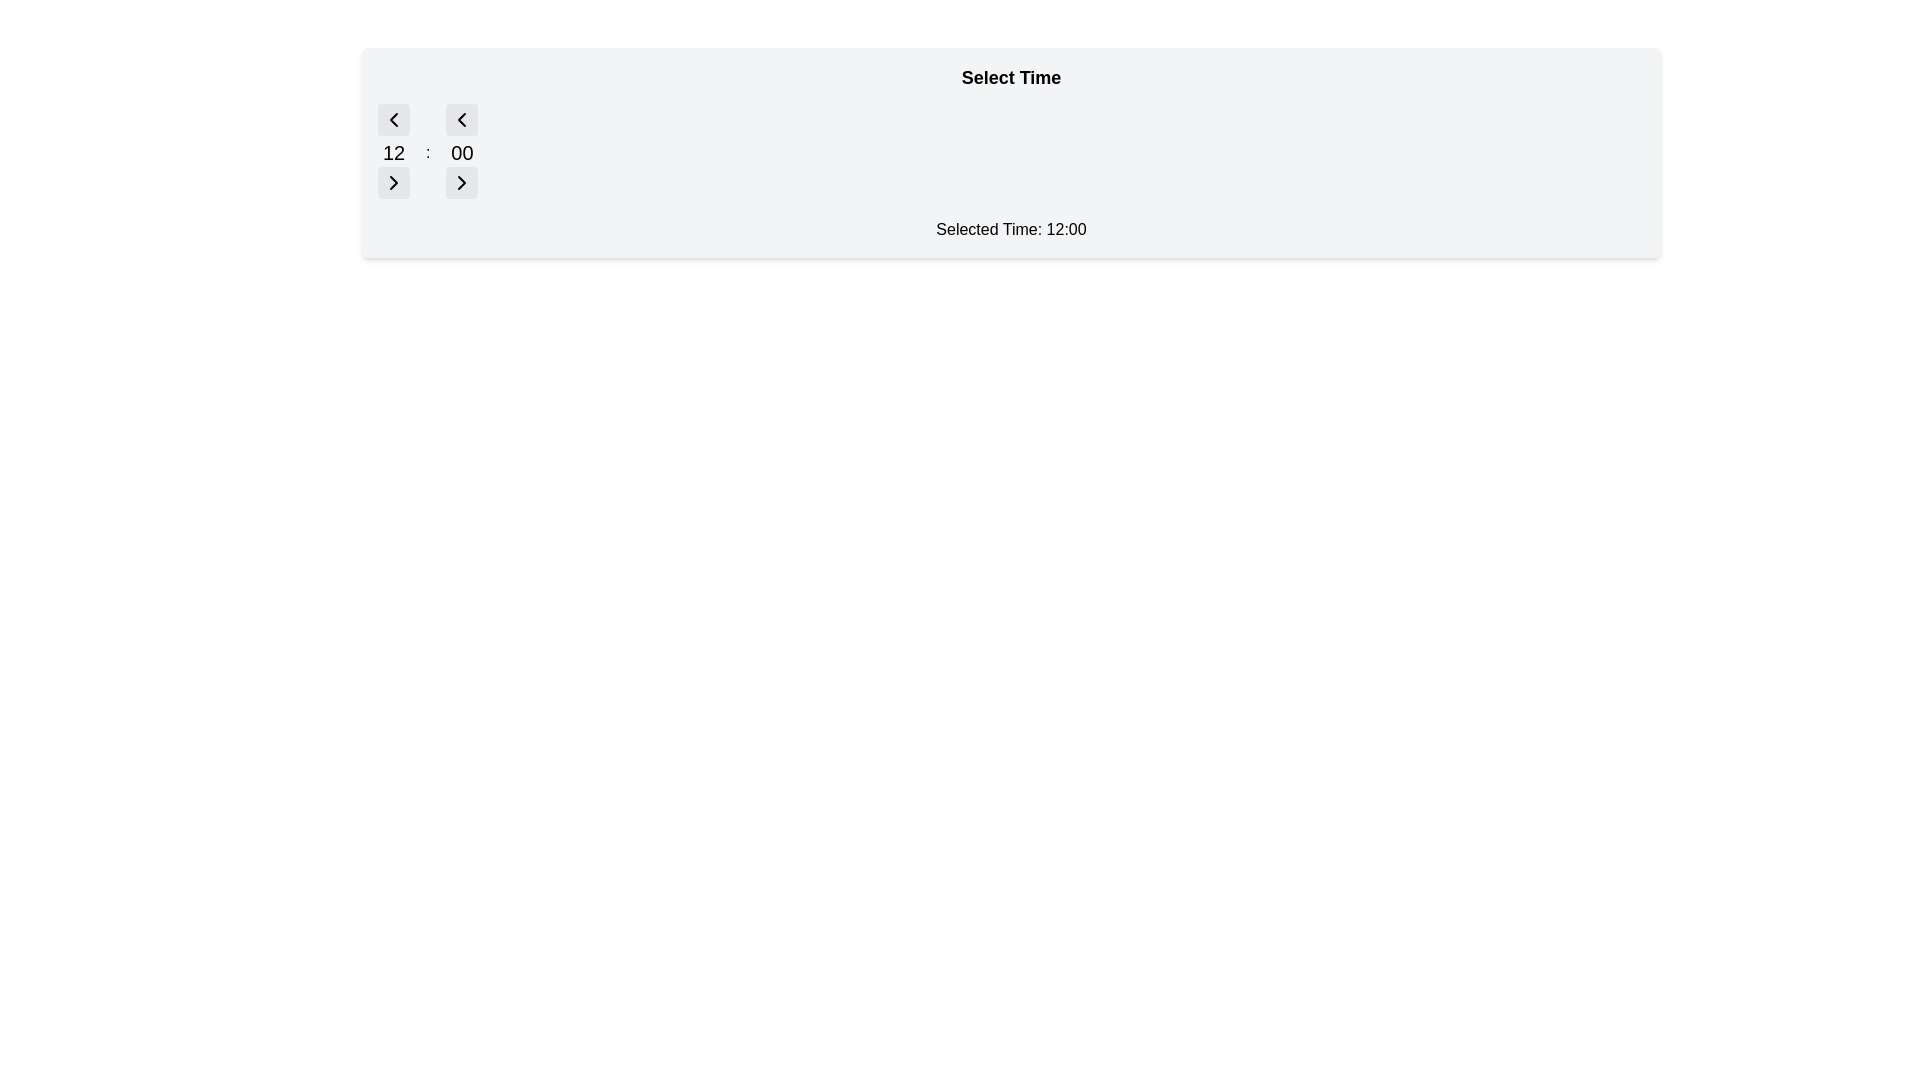  I want to click on the backward navigation icon located in the top-left corner of the time selection interface to initiate a backward navigation, so click(461, 119).